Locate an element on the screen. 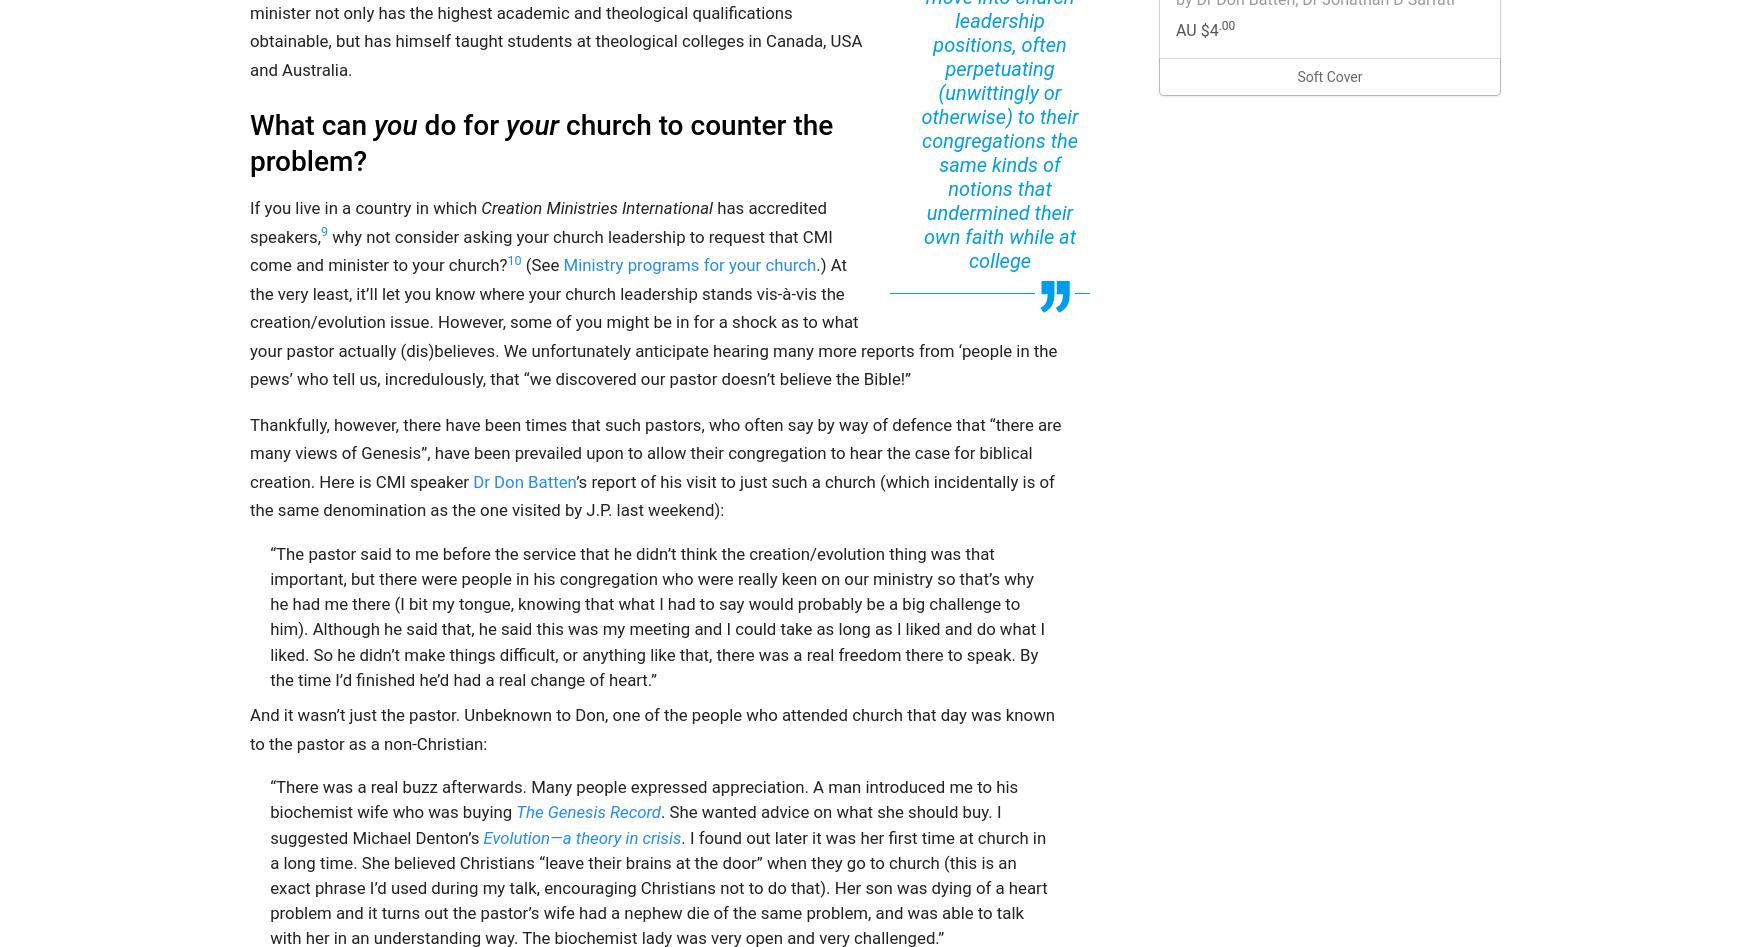 This screenshot has width=1750, height=947. 'church to counter the problem?' is located at coordinates (540, 142).